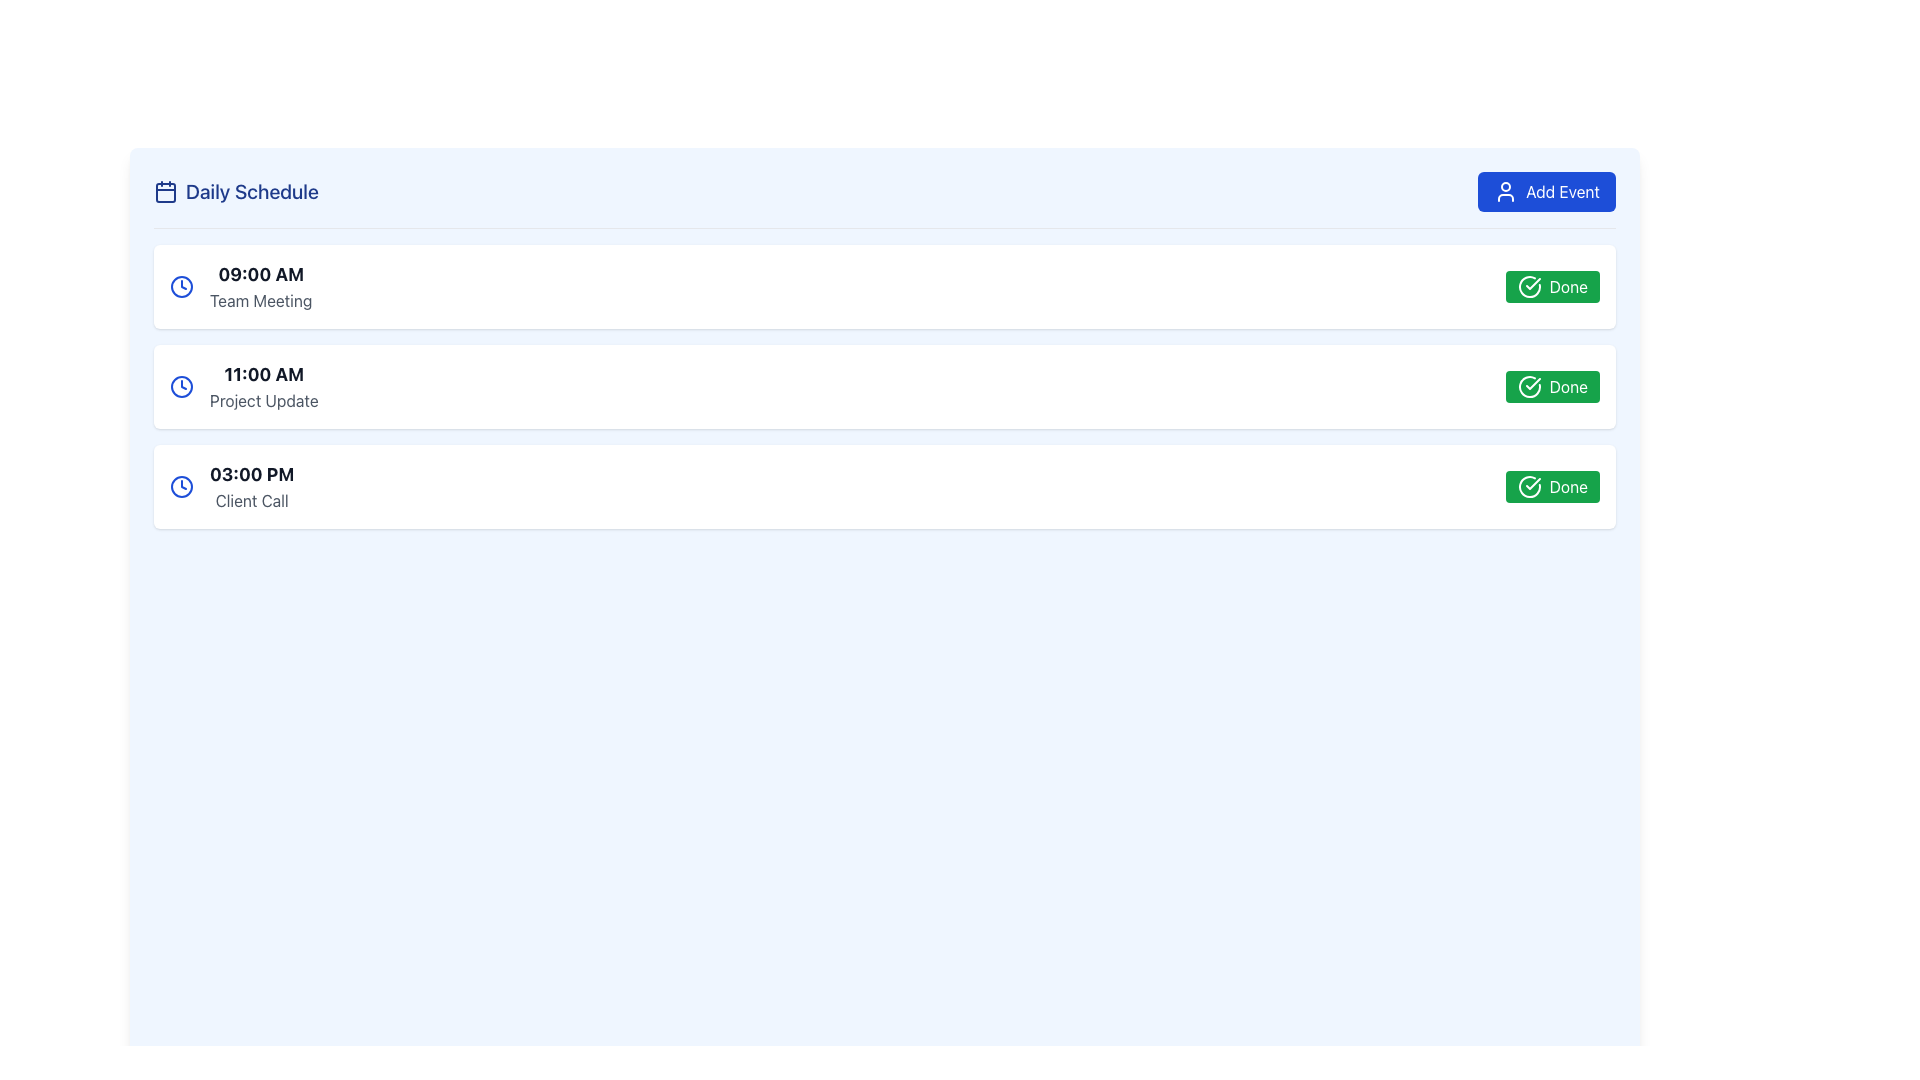 This screenshot has height=1080, width=1920. What do you see at coordinates (232, 486) in the screenshot?
I see `displayed information from the schedule item labeled 'Client Call' at 03:00 PM, which is the third entry in the vertical list of schedule items` at bounding box center [232, 486].